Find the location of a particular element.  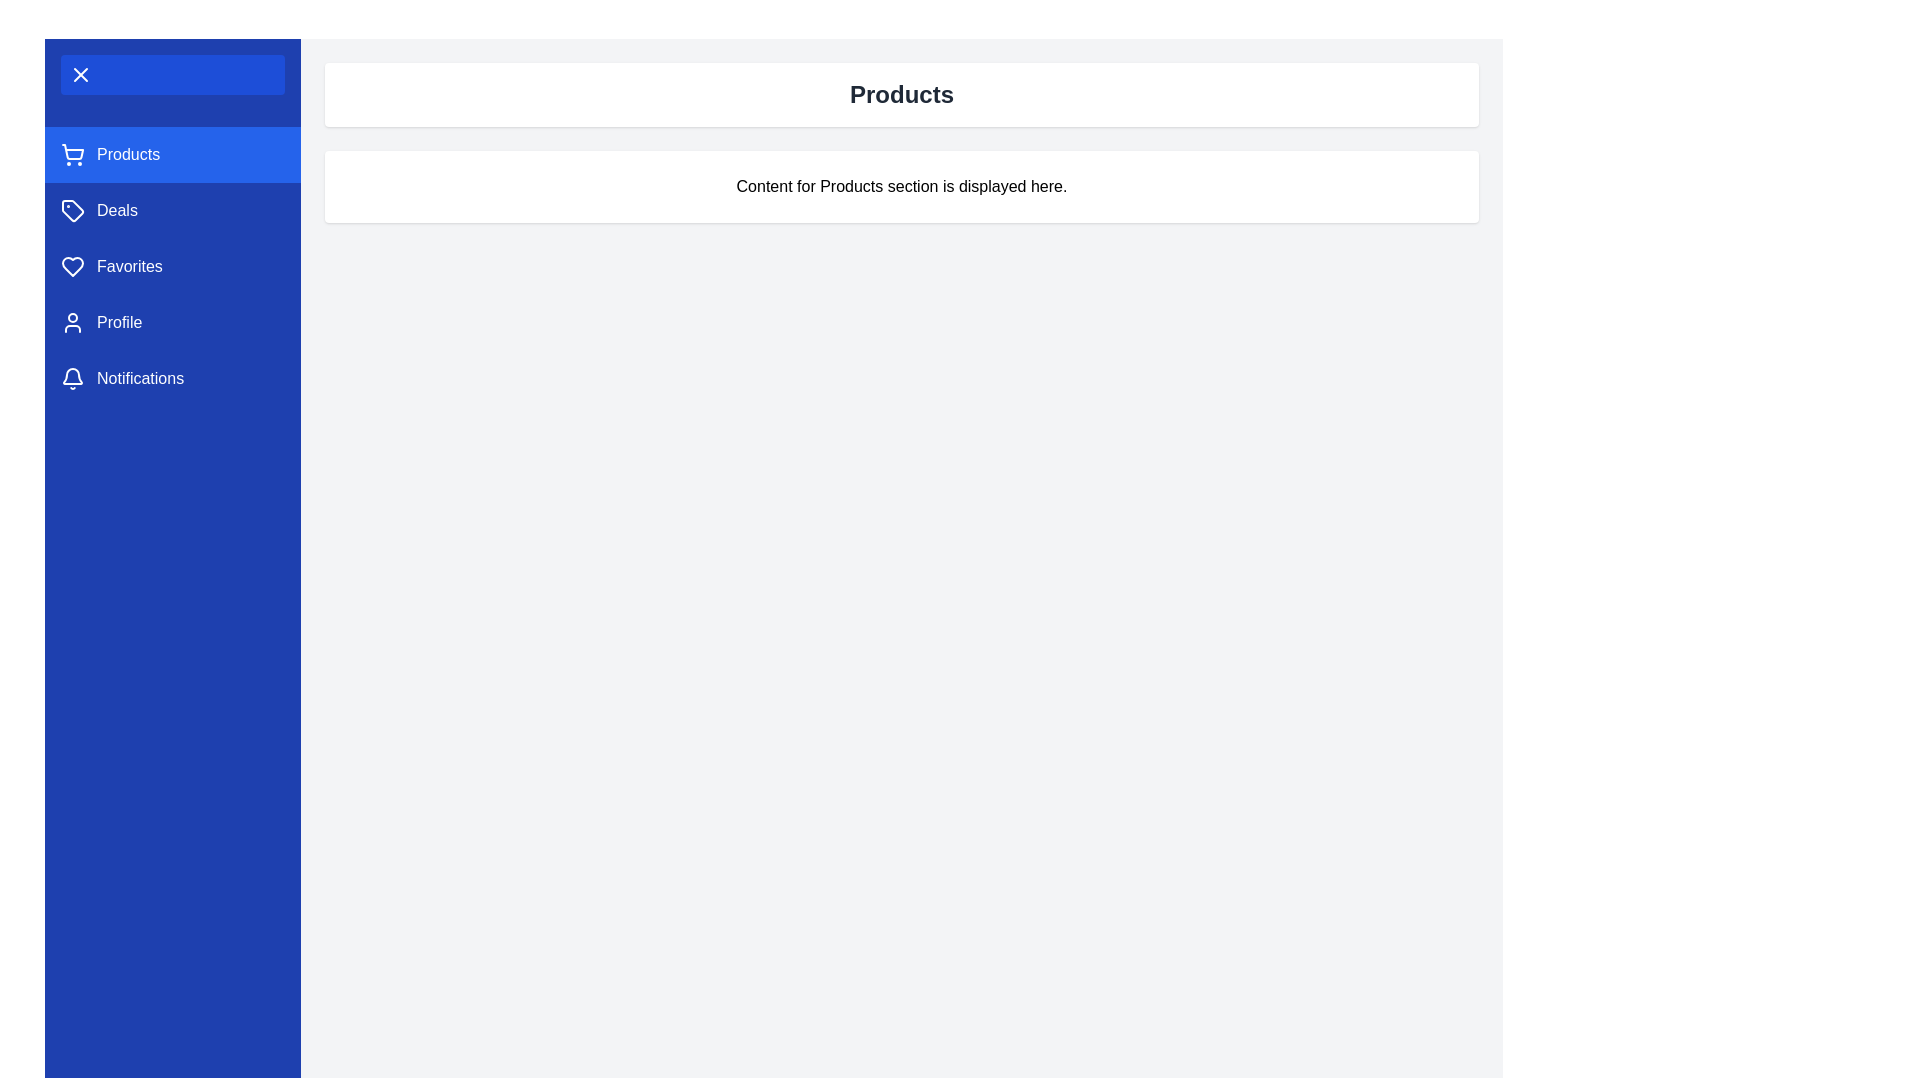

text content of the 'Products' label located to the right of the shopping cart icon in the vertical menu on the left side of the interface is located at coordinates (127, 153).